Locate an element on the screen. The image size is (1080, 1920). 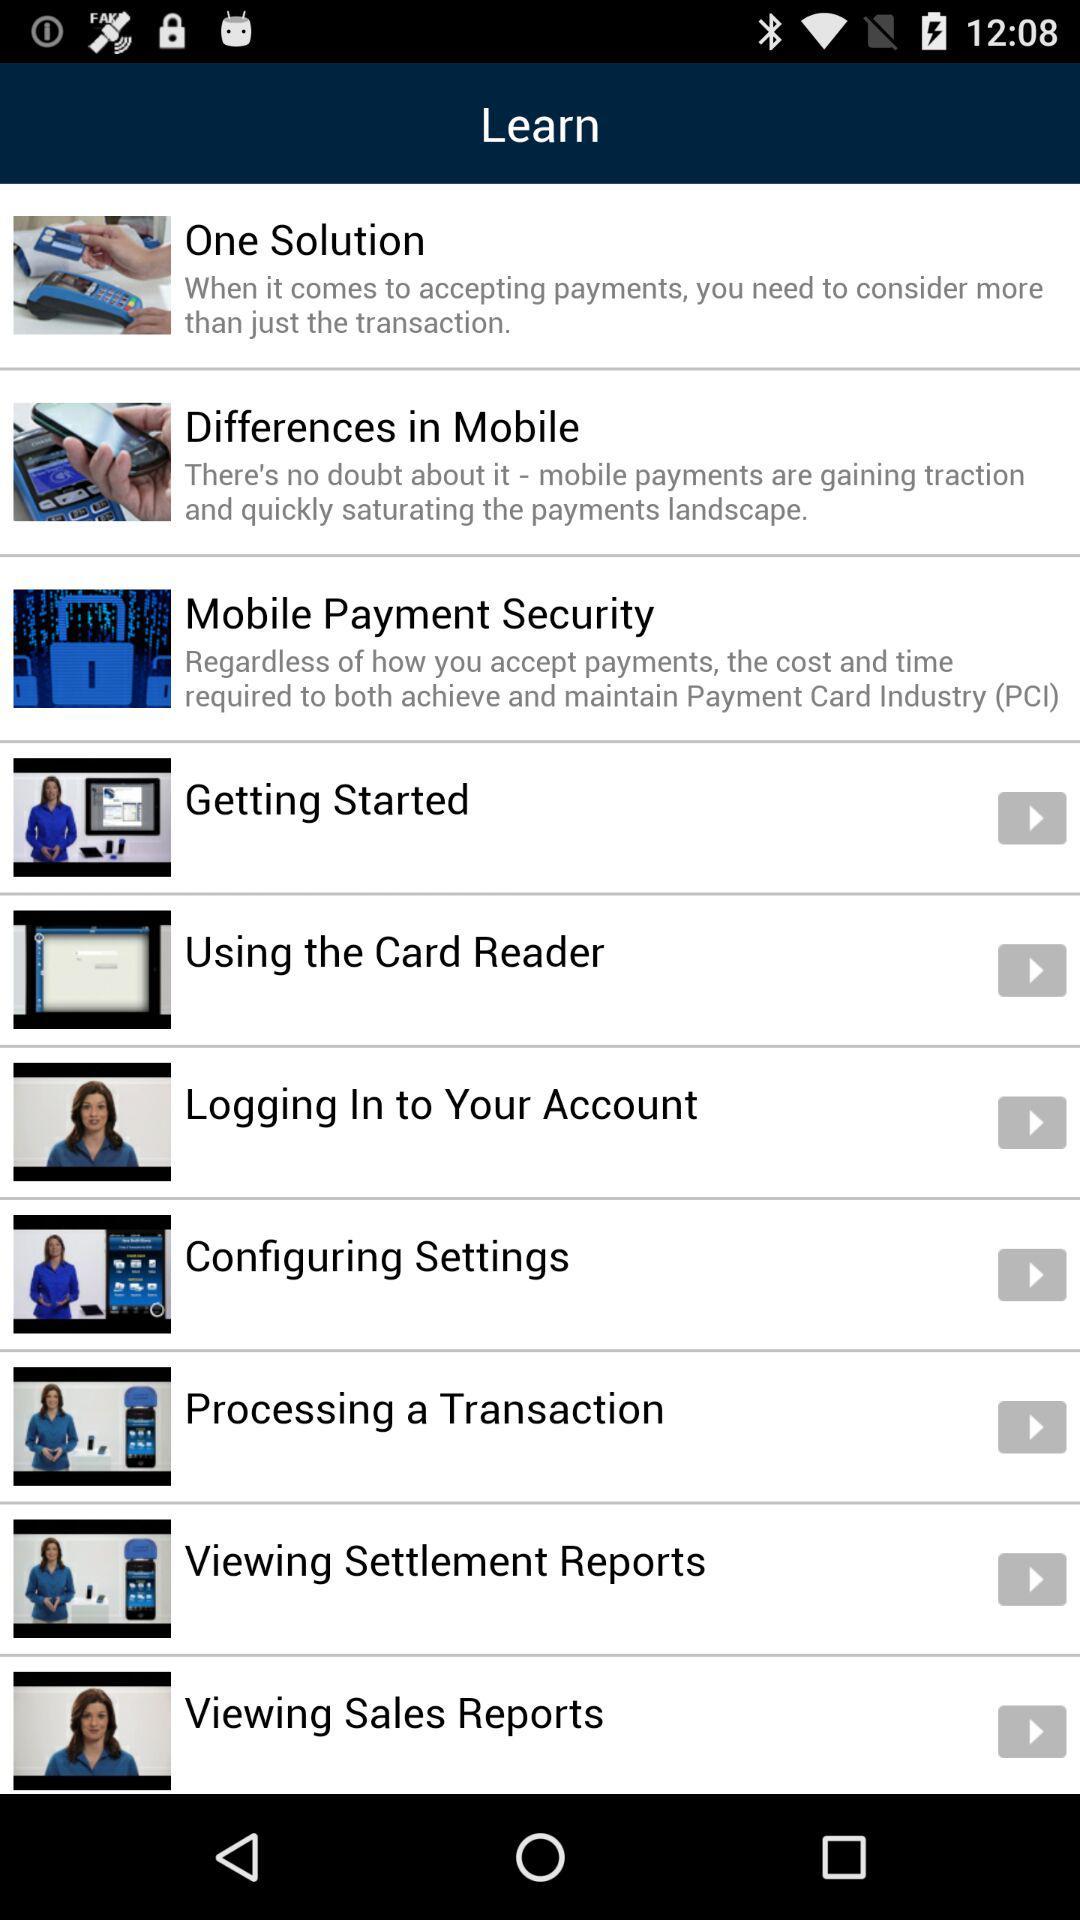
item above the regardless of how icon is located at coordinates (418, 611).